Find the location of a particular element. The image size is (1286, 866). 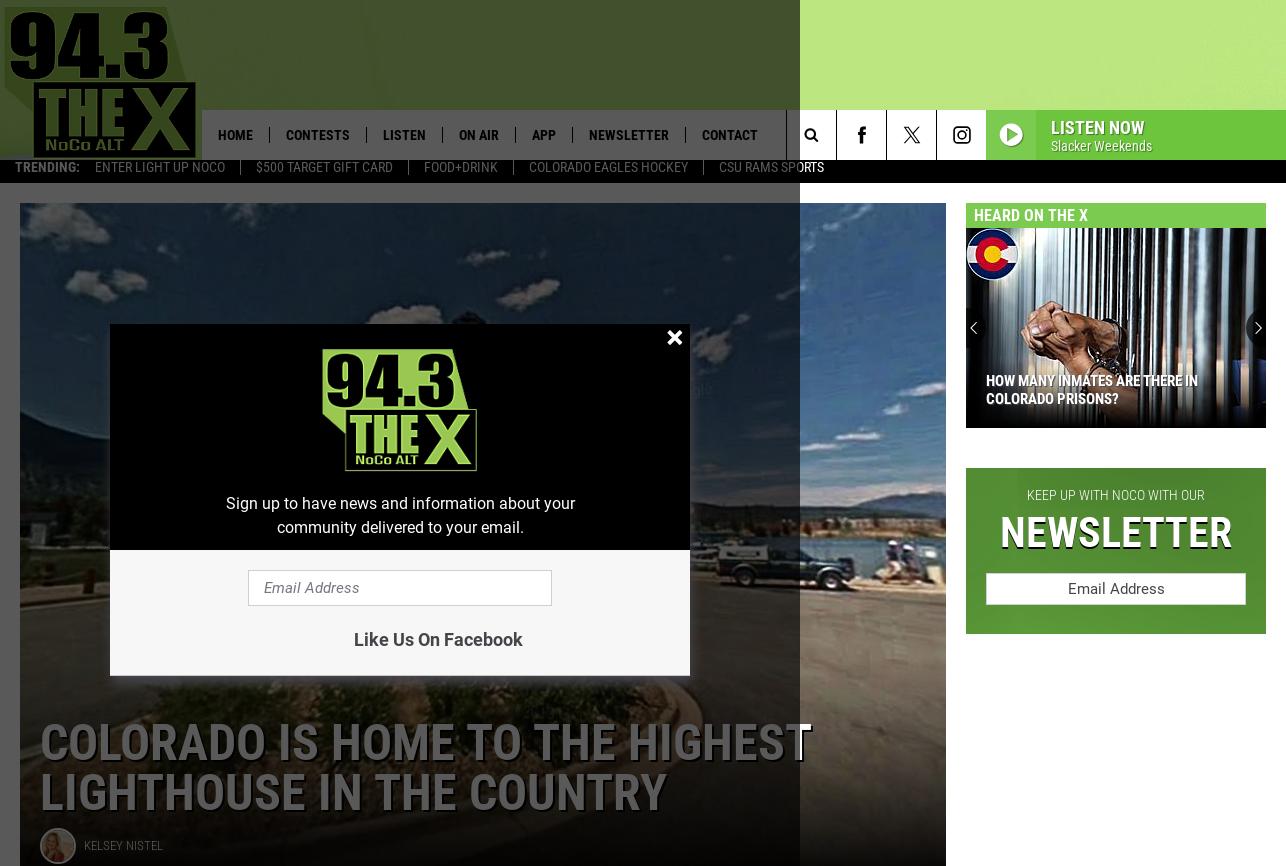

'Kelsey Nistel' is located at coordinates (123, 852).